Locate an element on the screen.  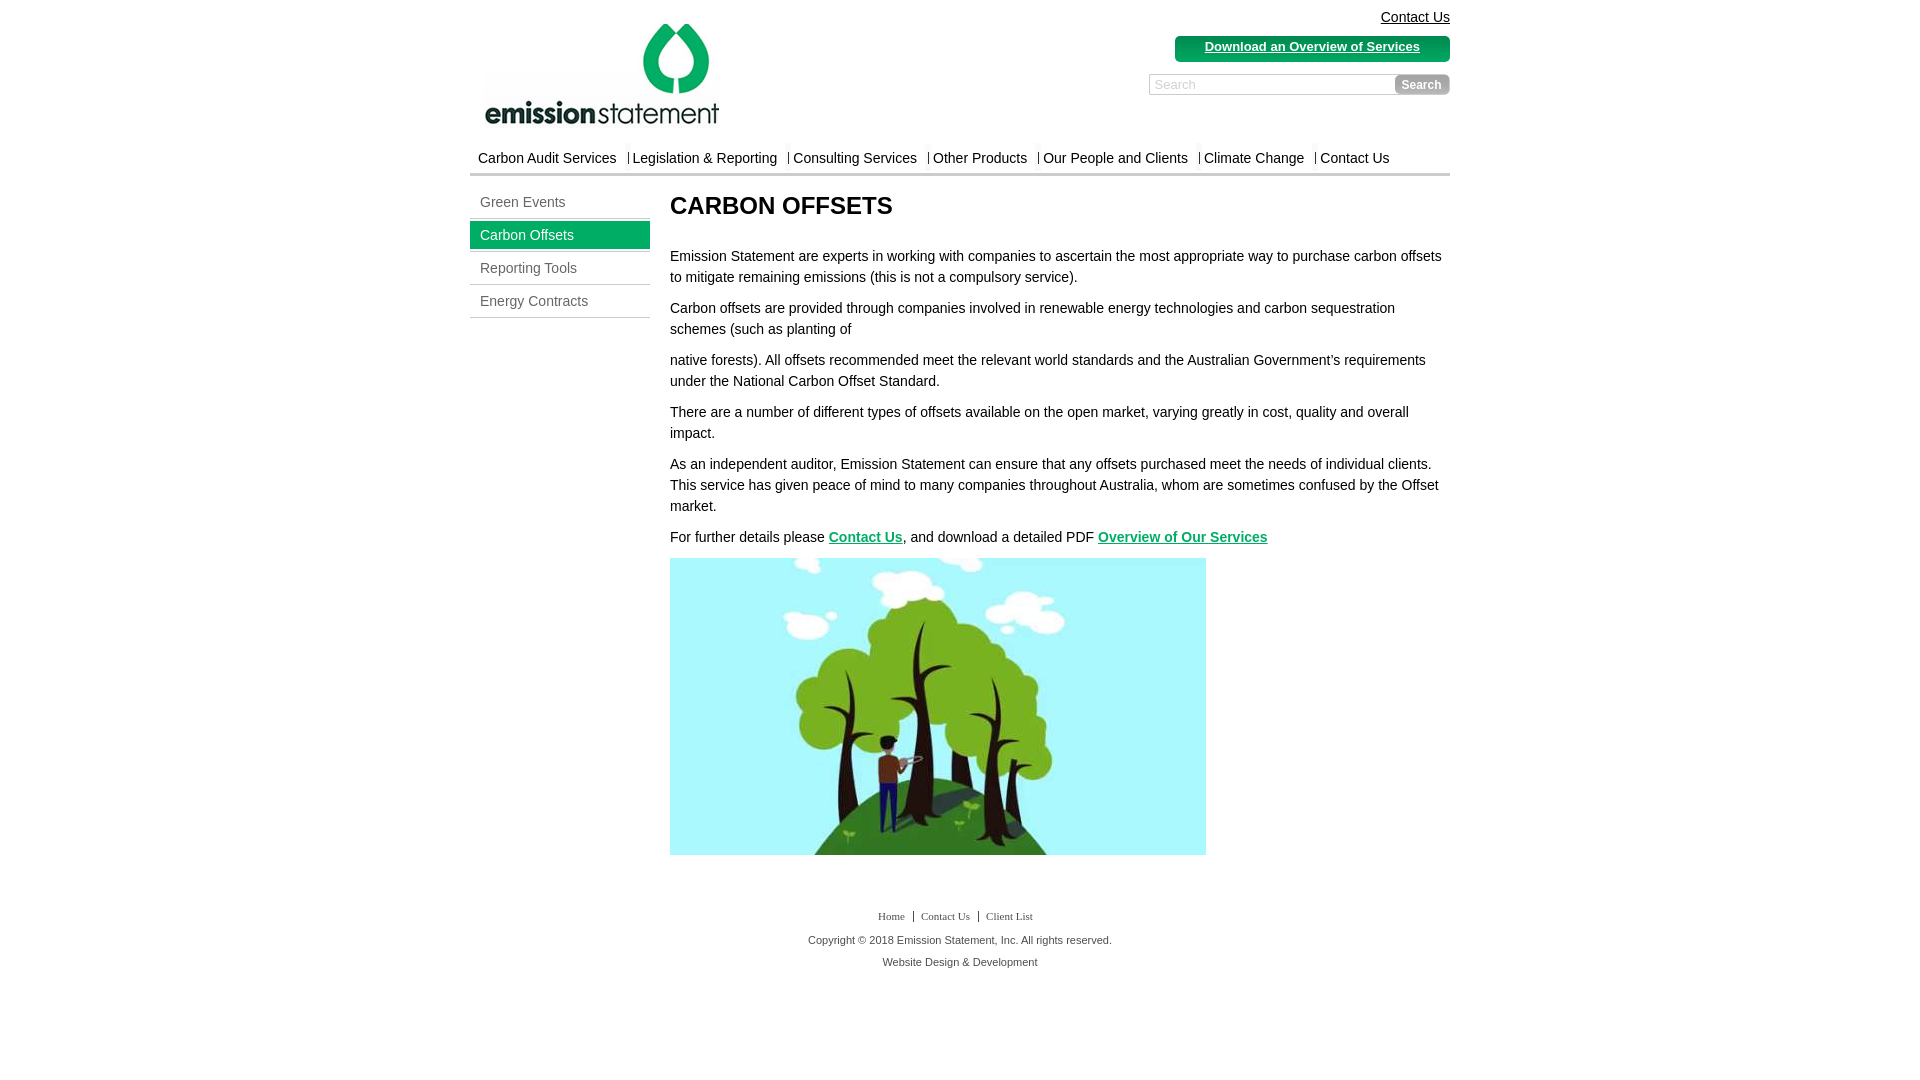
'Other Products' is located at coordinates (979, 157).